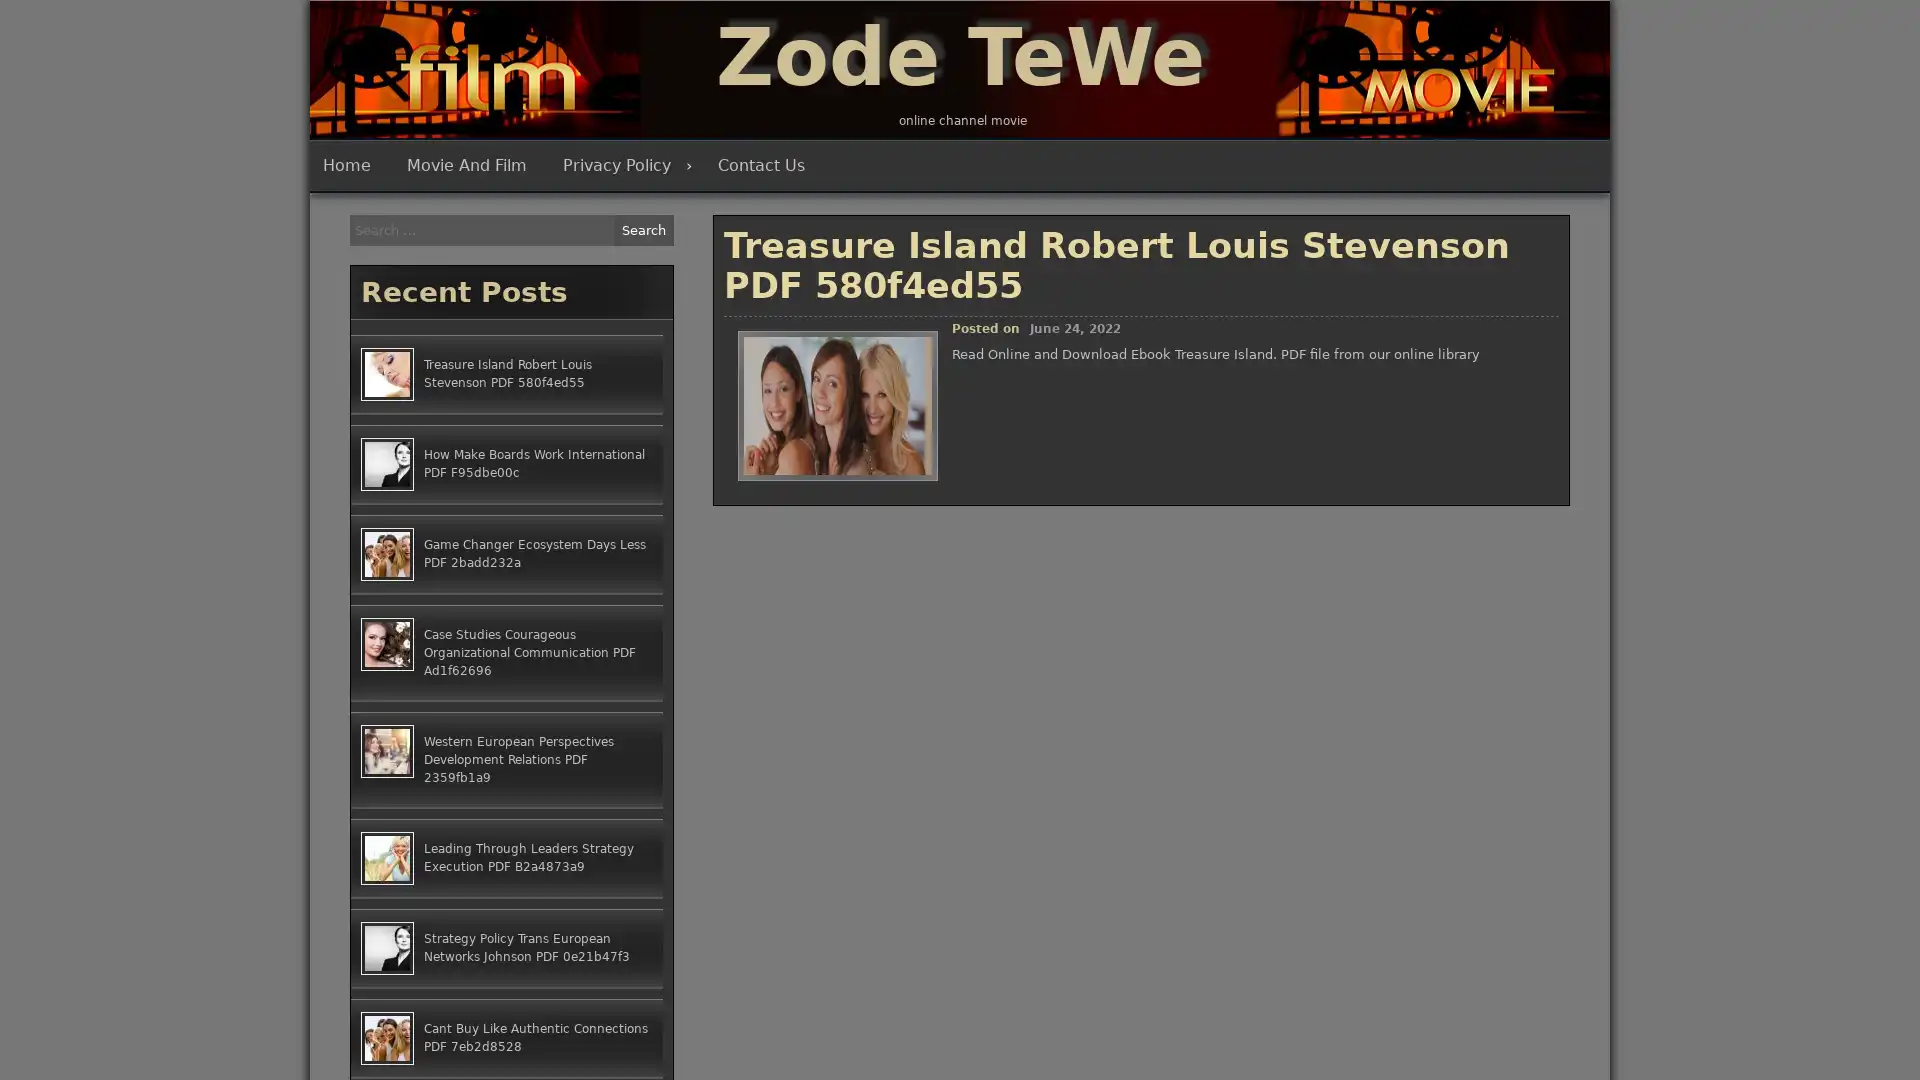 Image resolution: width=1920 pixels, height=1080 pixels. Describe the element at coordinates (643, 229) in the screenshot. I see `Search` at that location.